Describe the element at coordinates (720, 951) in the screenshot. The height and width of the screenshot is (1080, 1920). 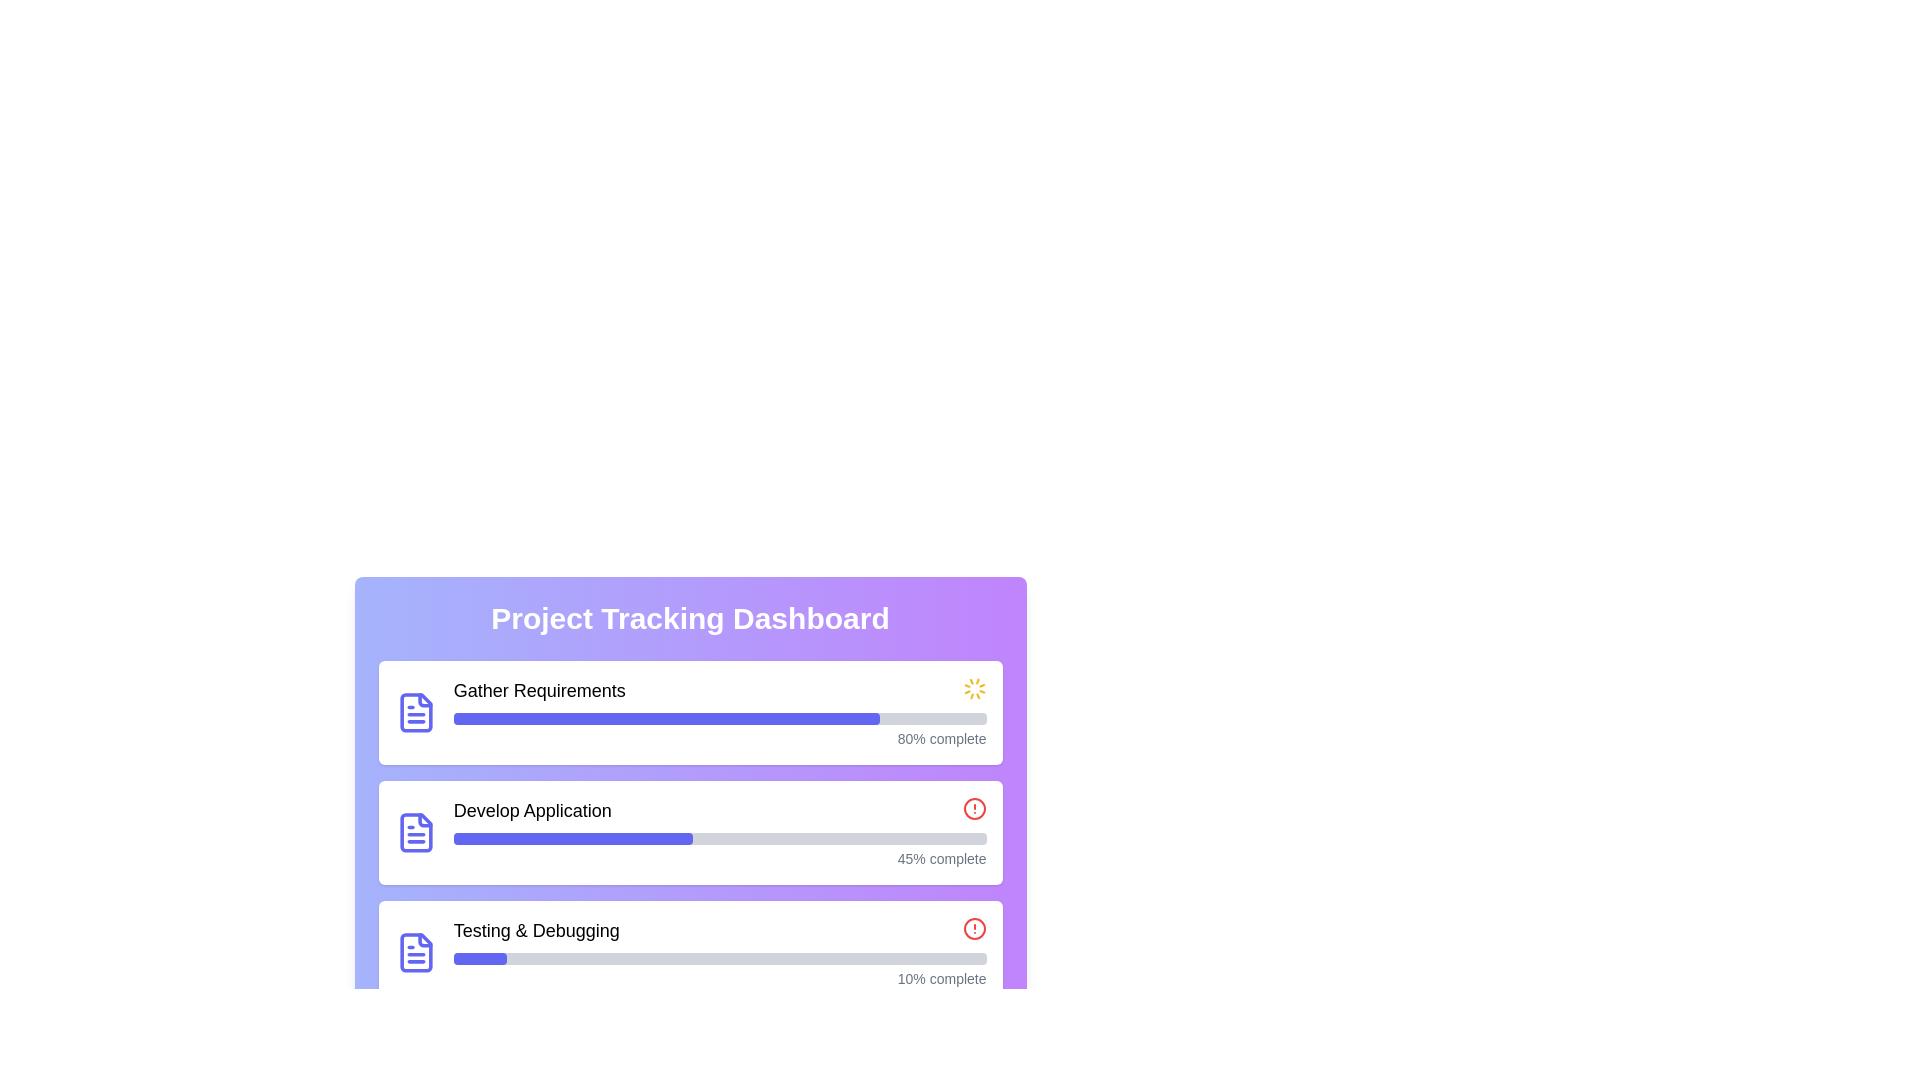
I see `the progress tracker component labeled 'Testing & Debugging'` at that location.